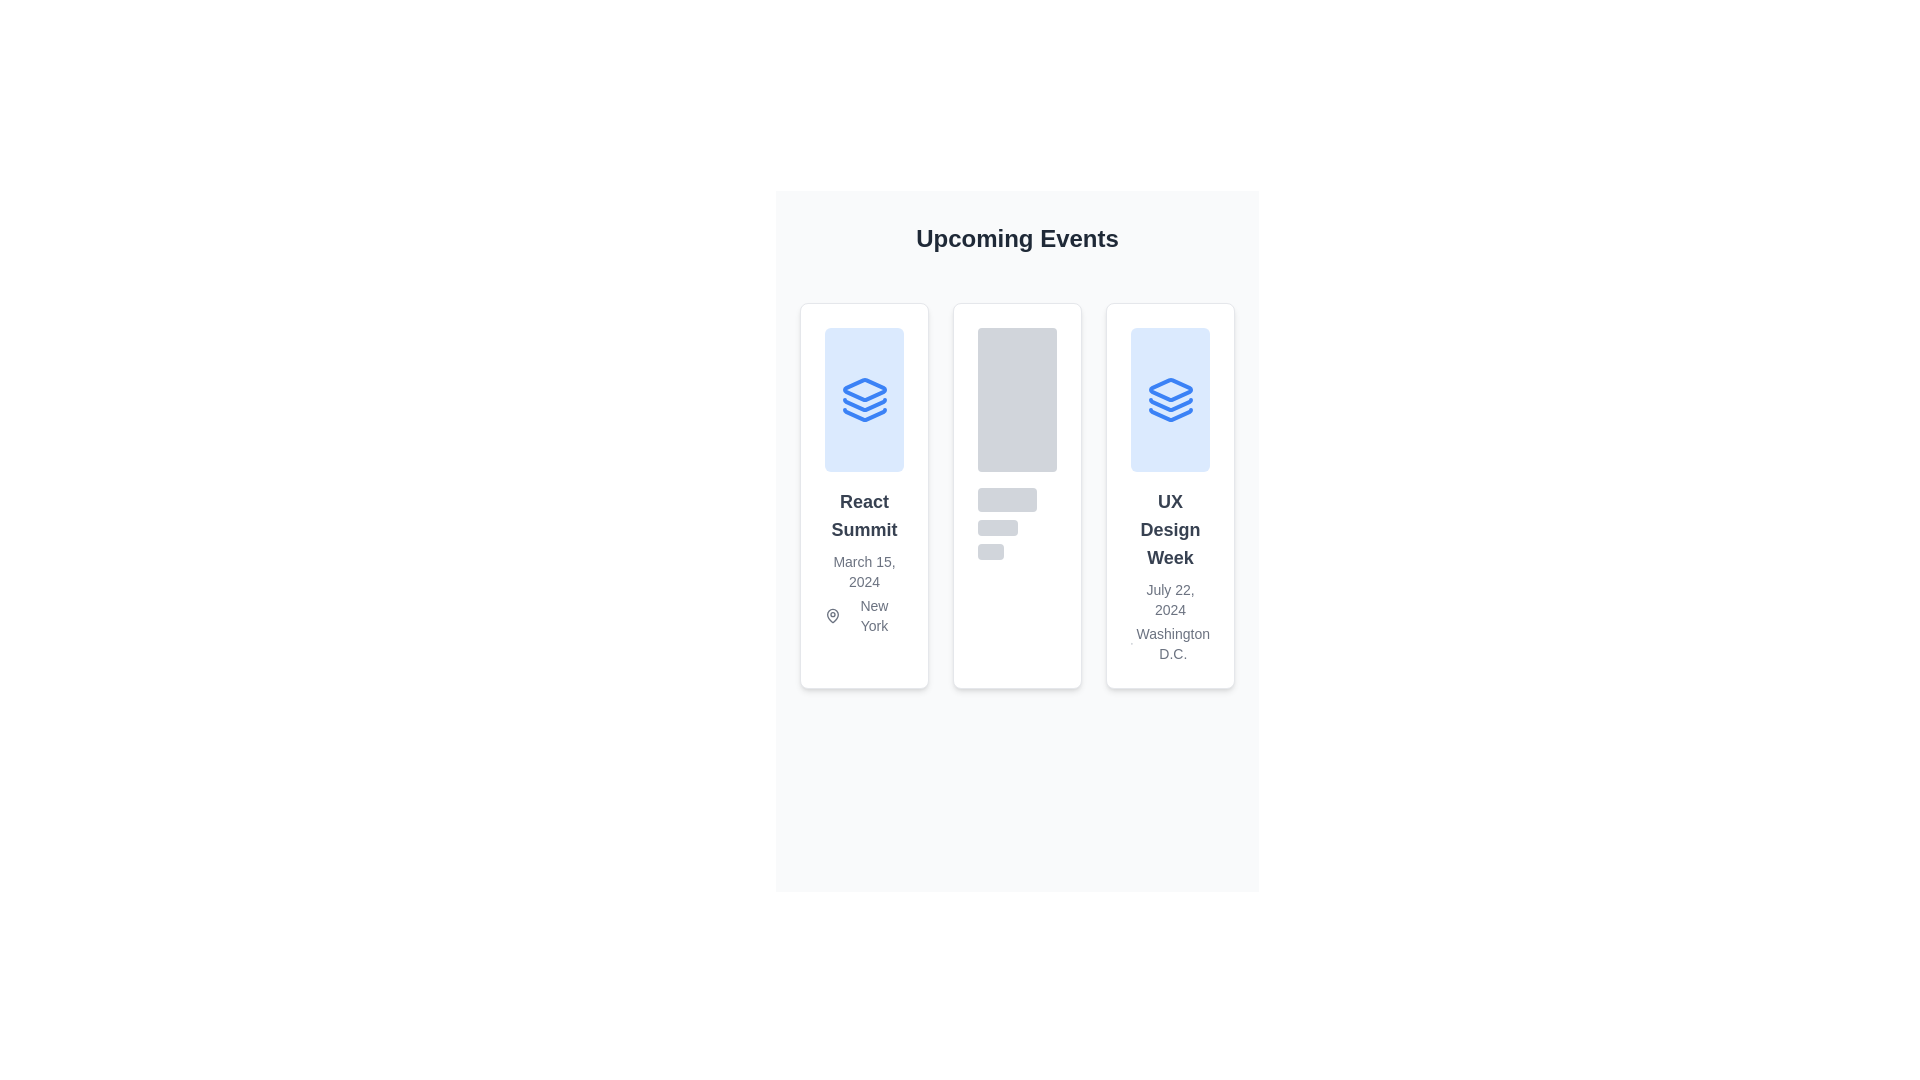  Describe the element at coordinates (864, 400) in the screenshot. I see `the blue stacked layers icon located in the central upper area of the leftmost card containing details about the 'React Summit'` at that location.